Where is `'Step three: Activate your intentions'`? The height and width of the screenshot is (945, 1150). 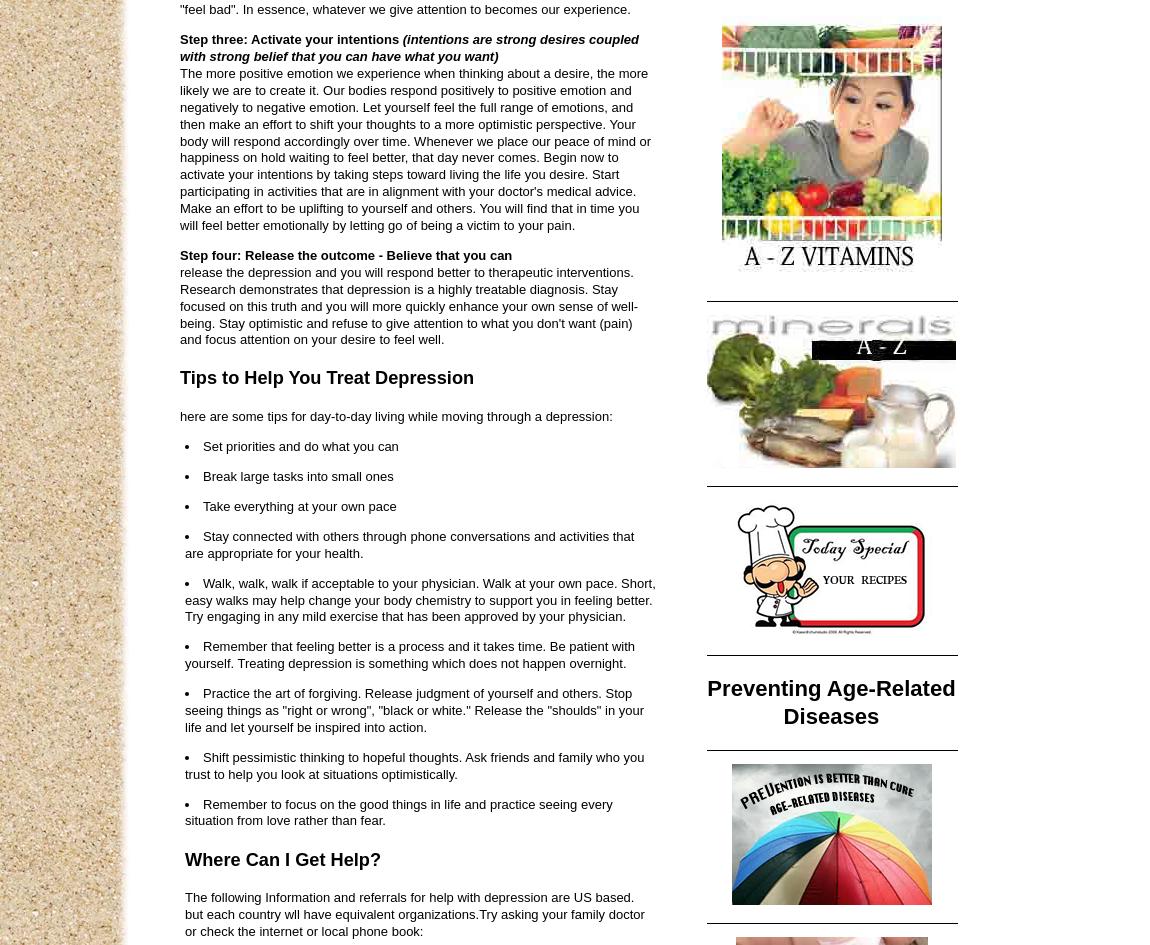
'Step three: Activate your intentions' is located at coordinates (290, 39).